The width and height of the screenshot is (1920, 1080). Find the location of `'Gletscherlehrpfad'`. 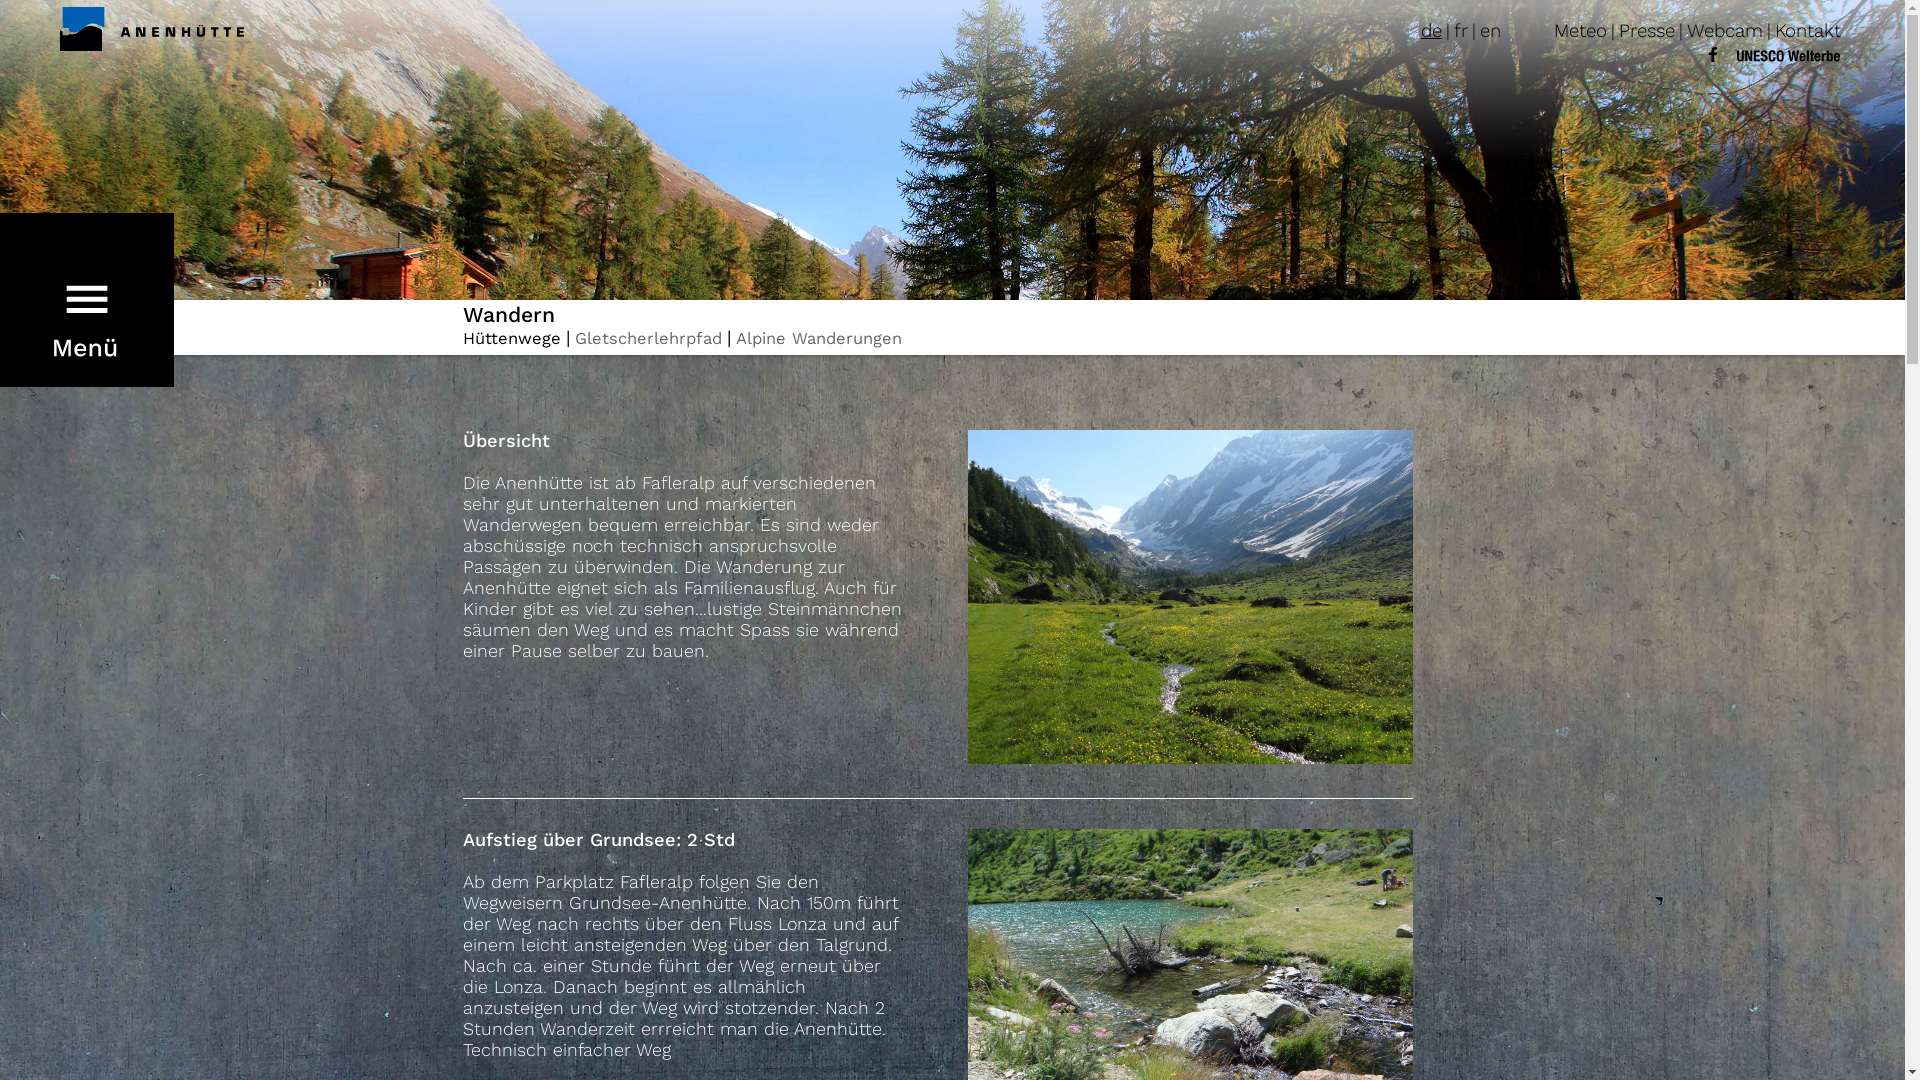

'Gletscherlehrpfad' is located at coordinates (647, 337).